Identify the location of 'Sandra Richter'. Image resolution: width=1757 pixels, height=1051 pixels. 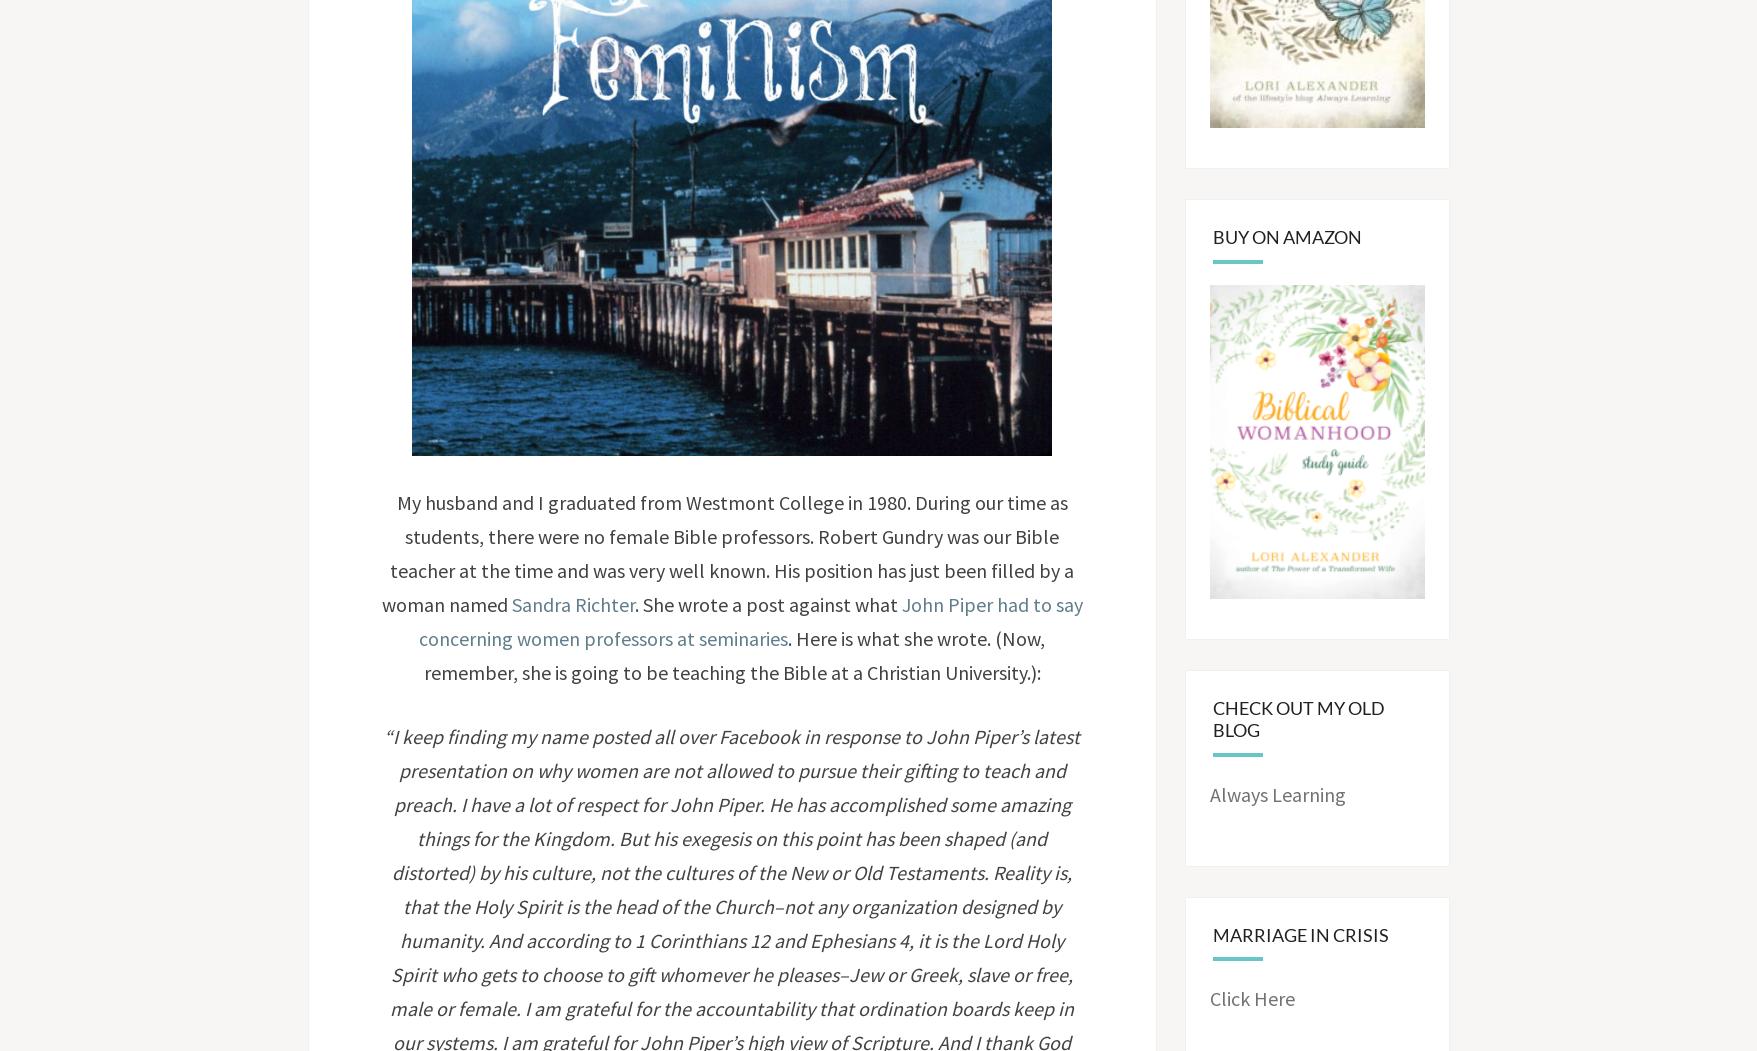
(572, 604).